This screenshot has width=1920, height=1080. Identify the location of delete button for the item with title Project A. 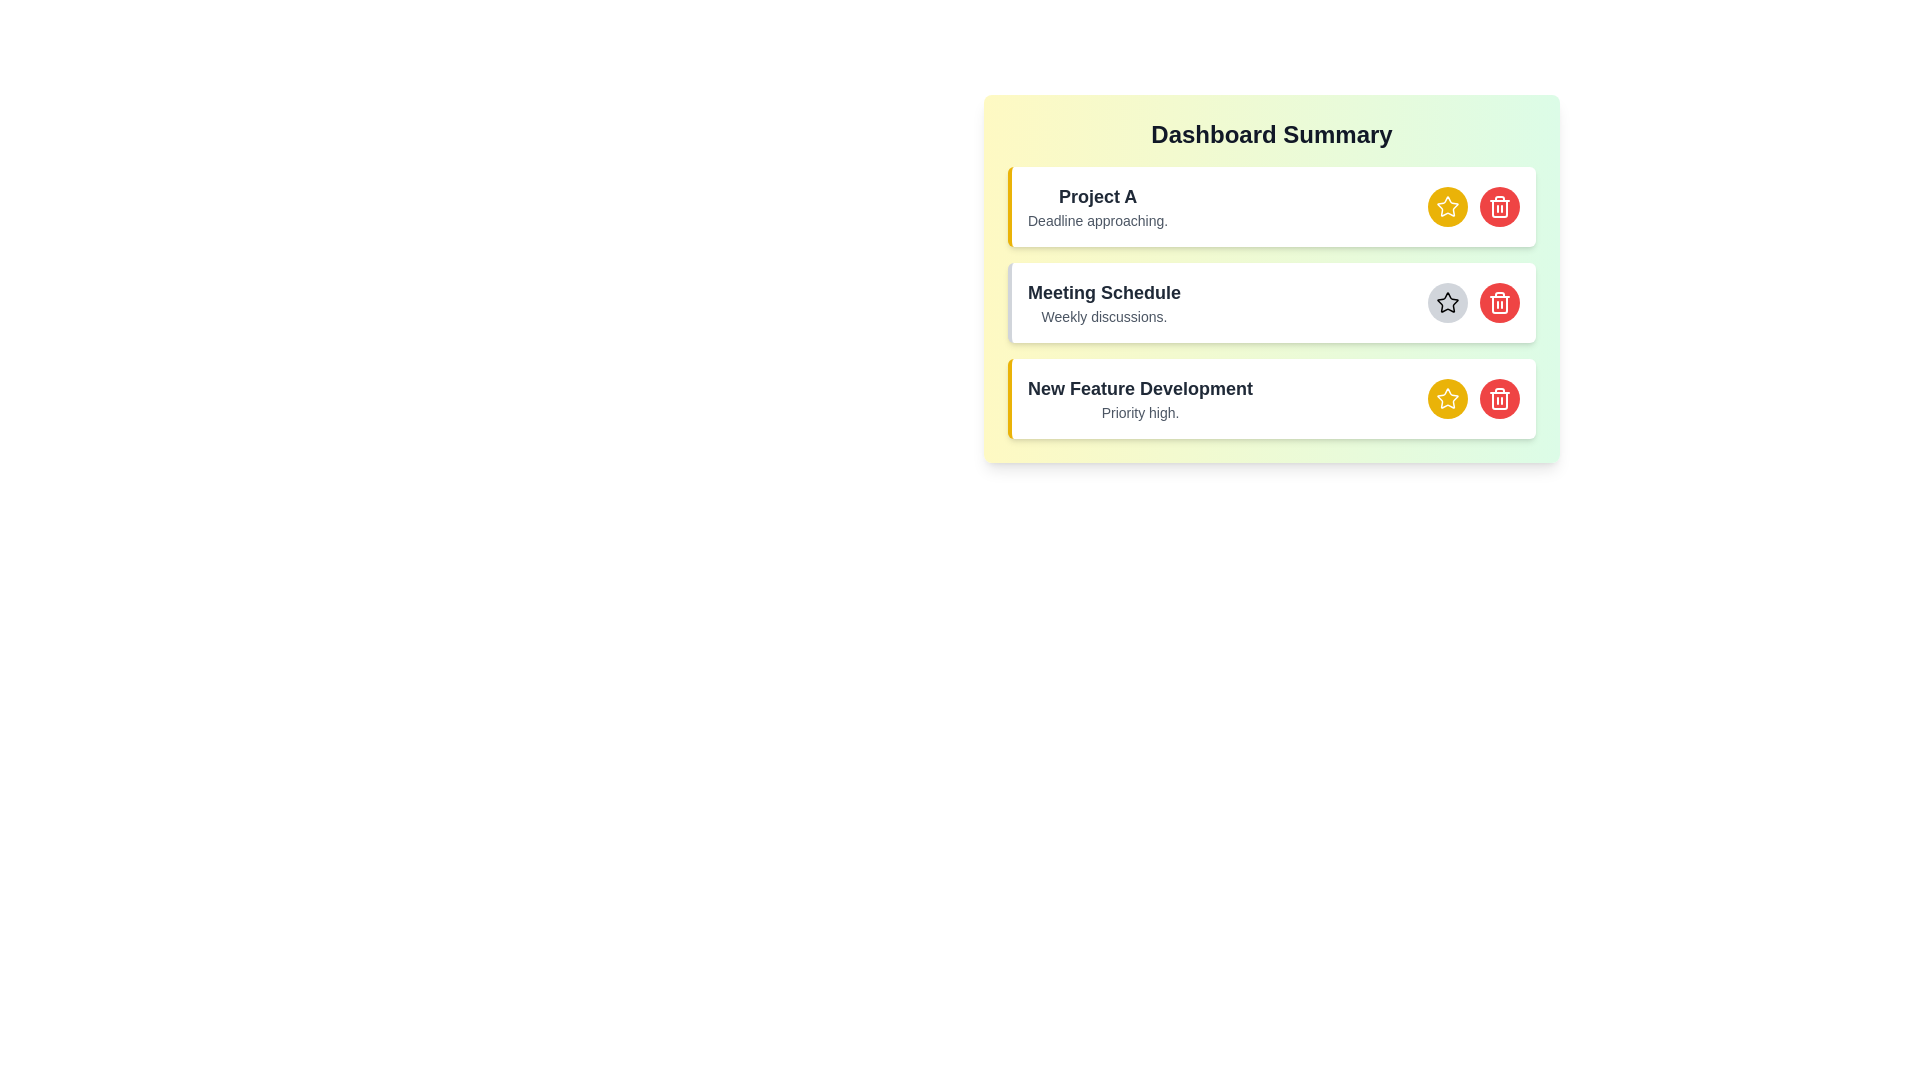
(1499, 207).